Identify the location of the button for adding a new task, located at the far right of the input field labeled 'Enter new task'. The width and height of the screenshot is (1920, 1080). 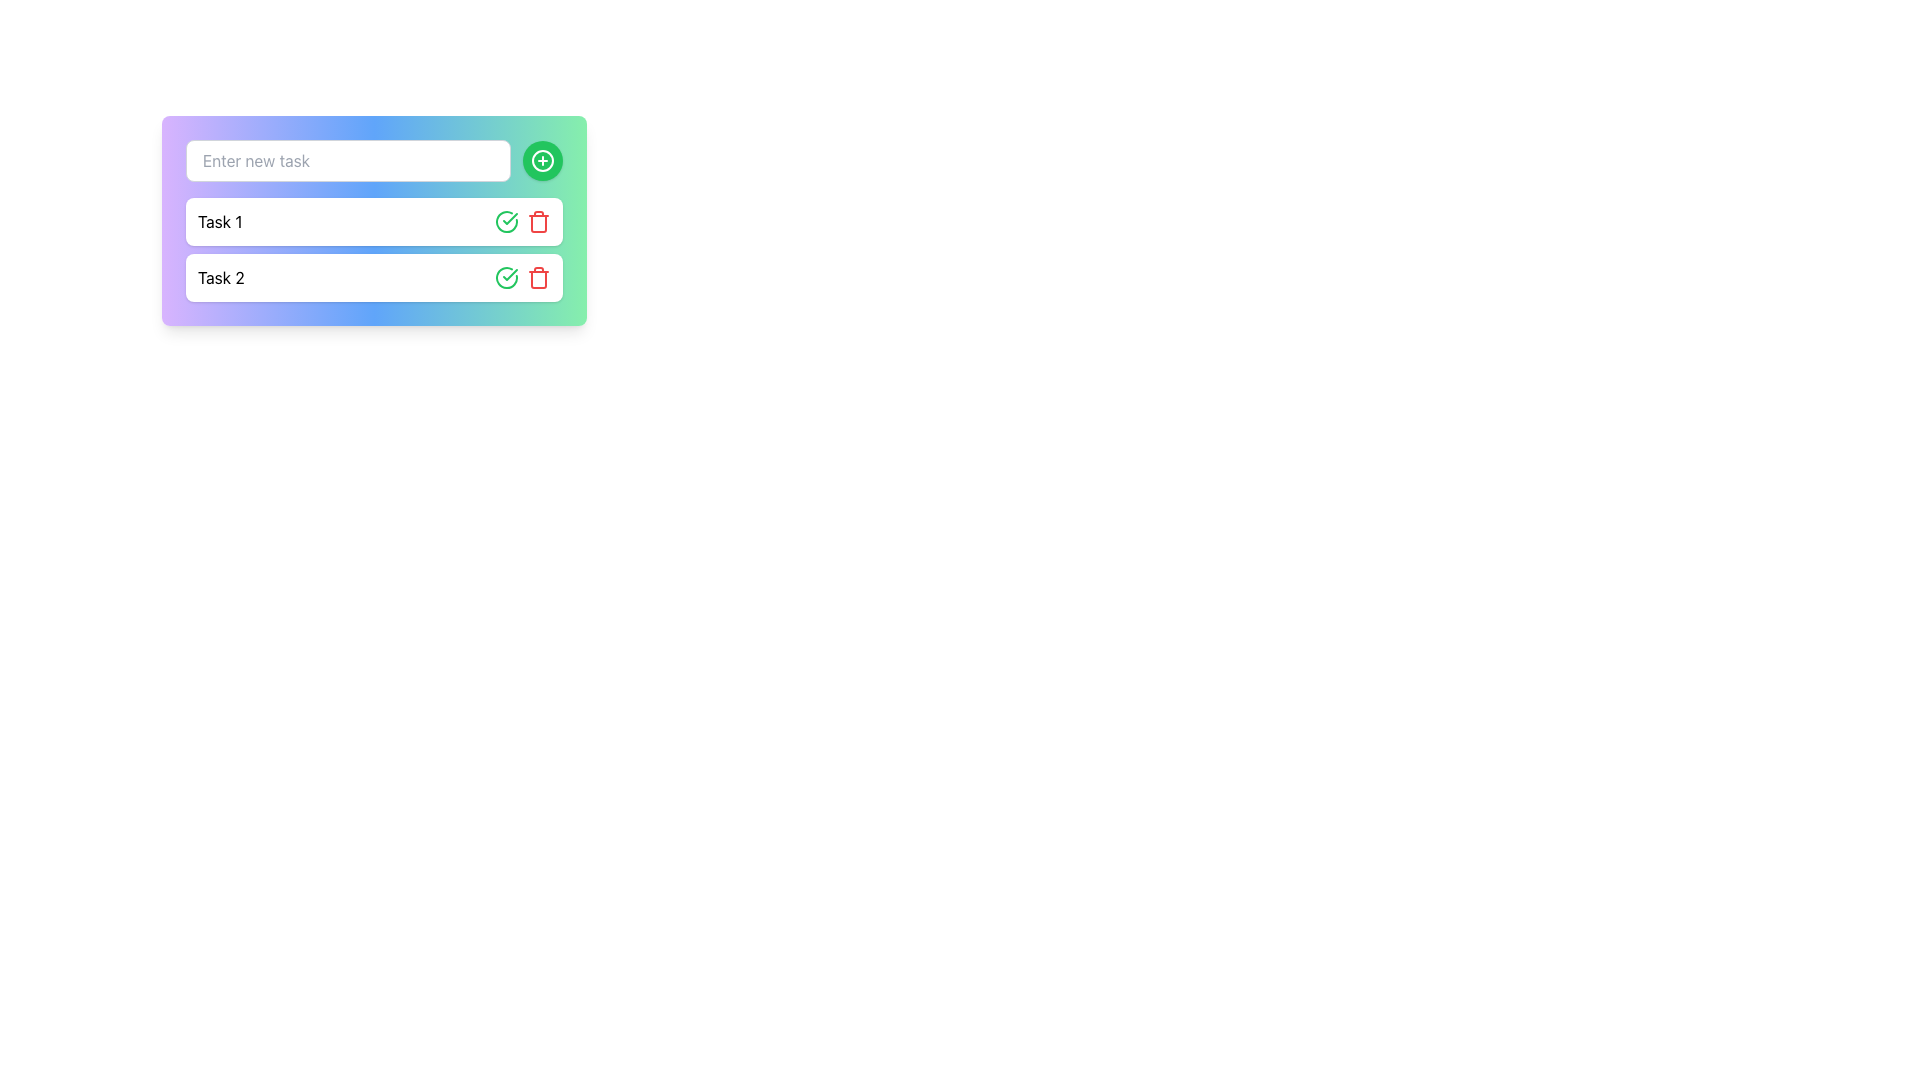
(542, 160).